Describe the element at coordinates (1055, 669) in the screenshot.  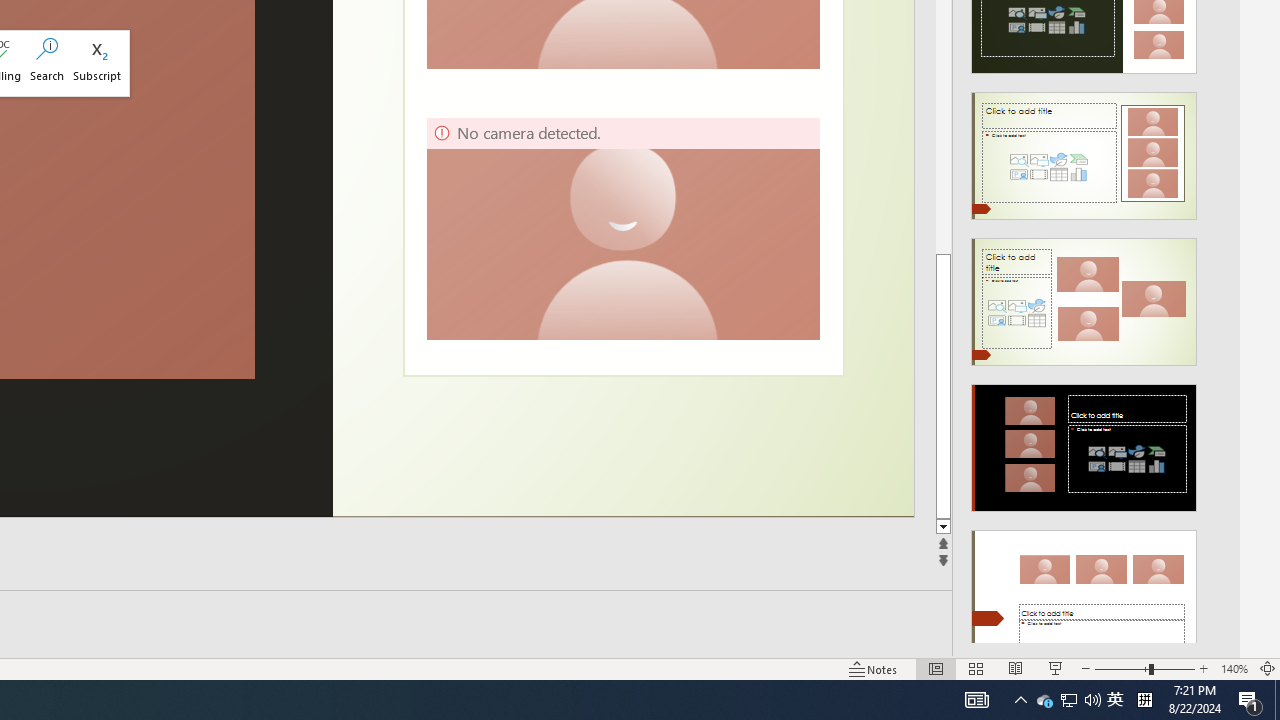
I see `'Slide Show'` at that location.